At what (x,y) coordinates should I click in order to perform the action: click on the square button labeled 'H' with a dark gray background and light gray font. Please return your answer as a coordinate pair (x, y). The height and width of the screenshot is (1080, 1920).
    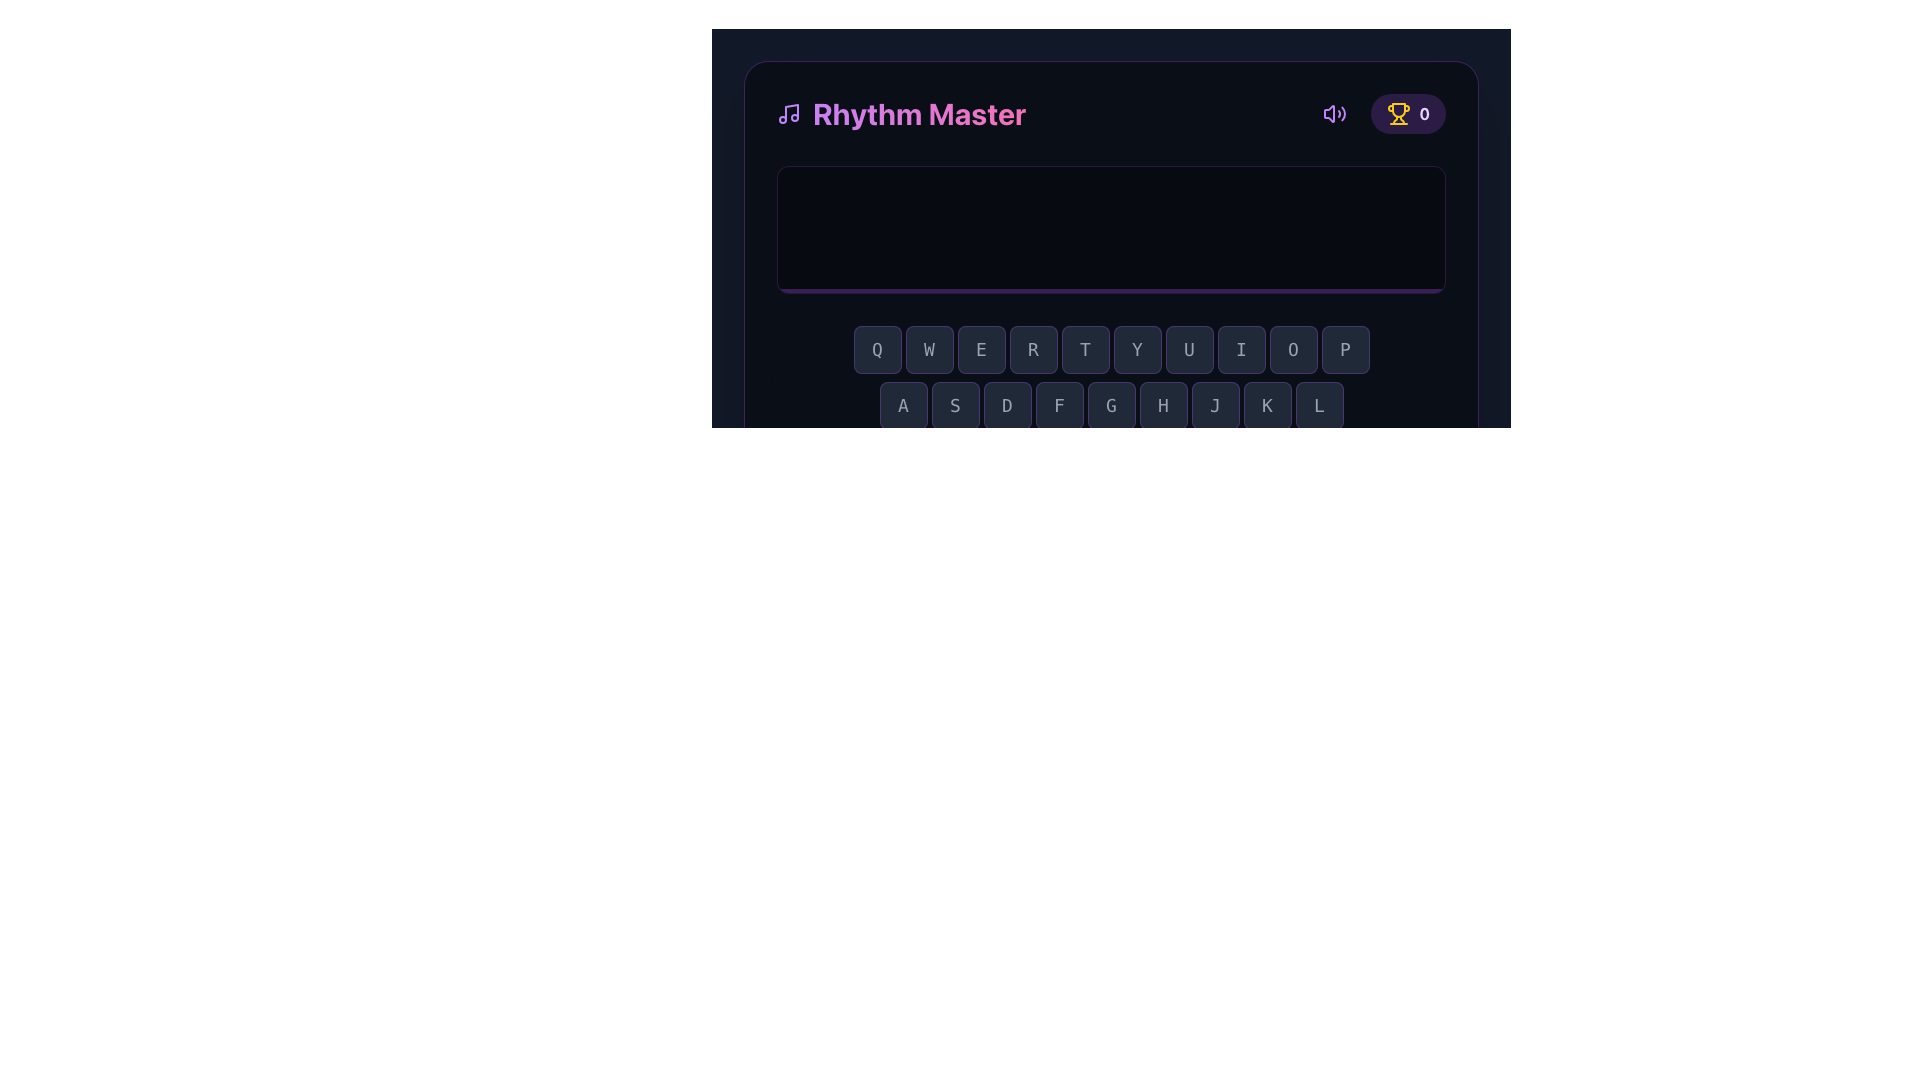
    Looking at the image, I should click on (1163, 405).